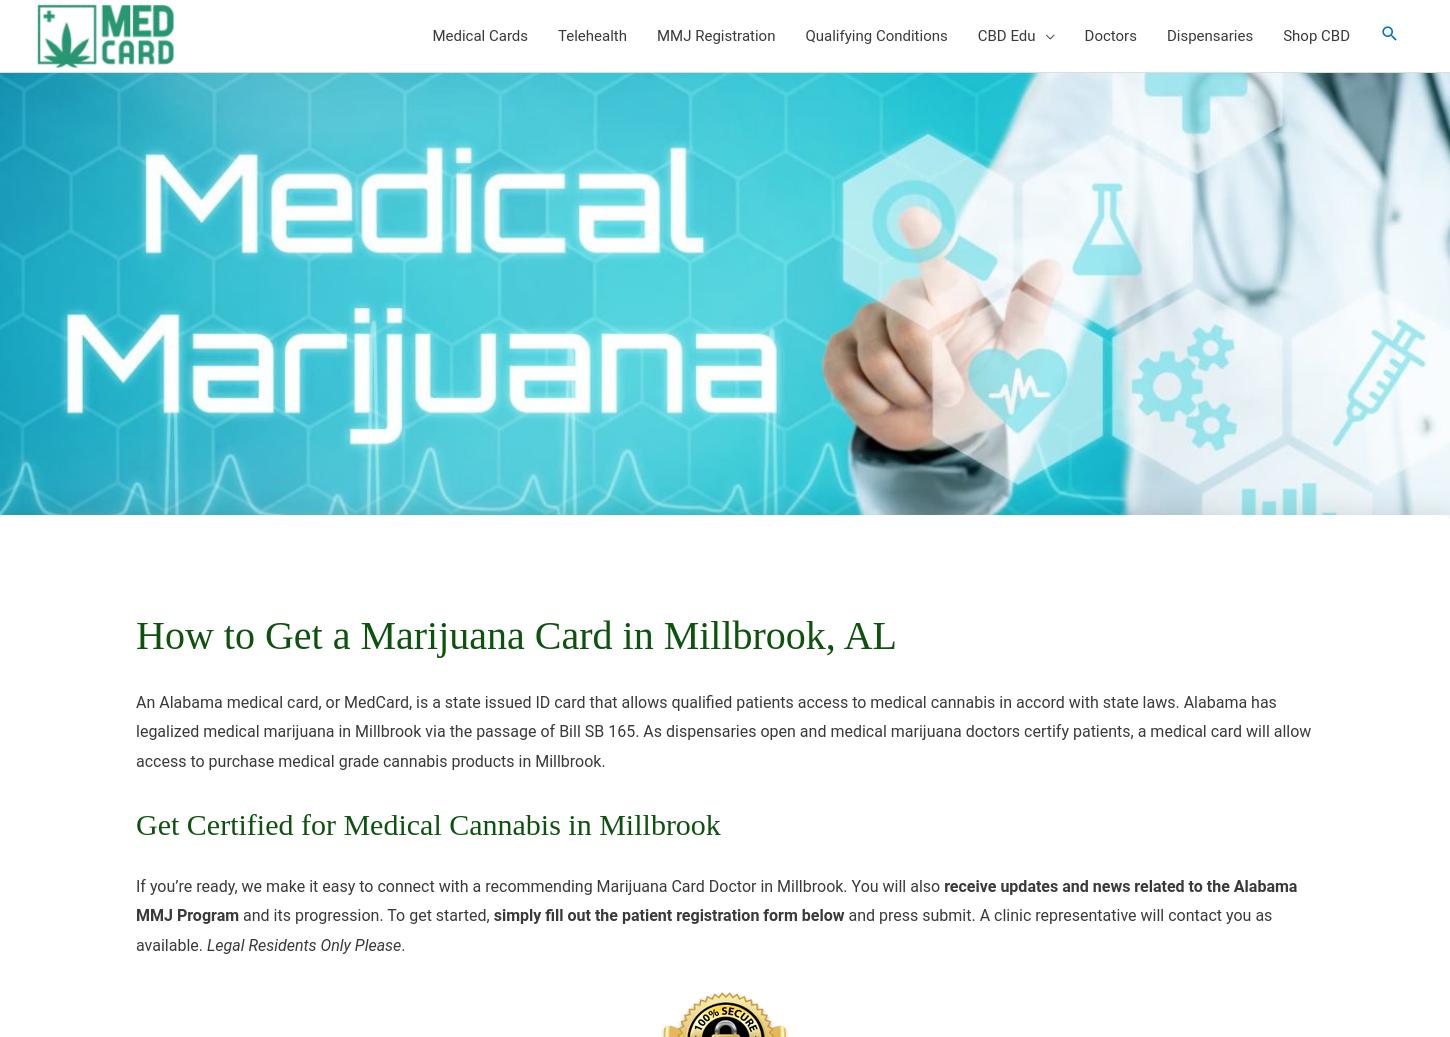 The image size is (1450, 1037). Describe the element at coordinates (667, 915) in the screenshot. I see `'simply fill out the patient registration form below'` at that location.